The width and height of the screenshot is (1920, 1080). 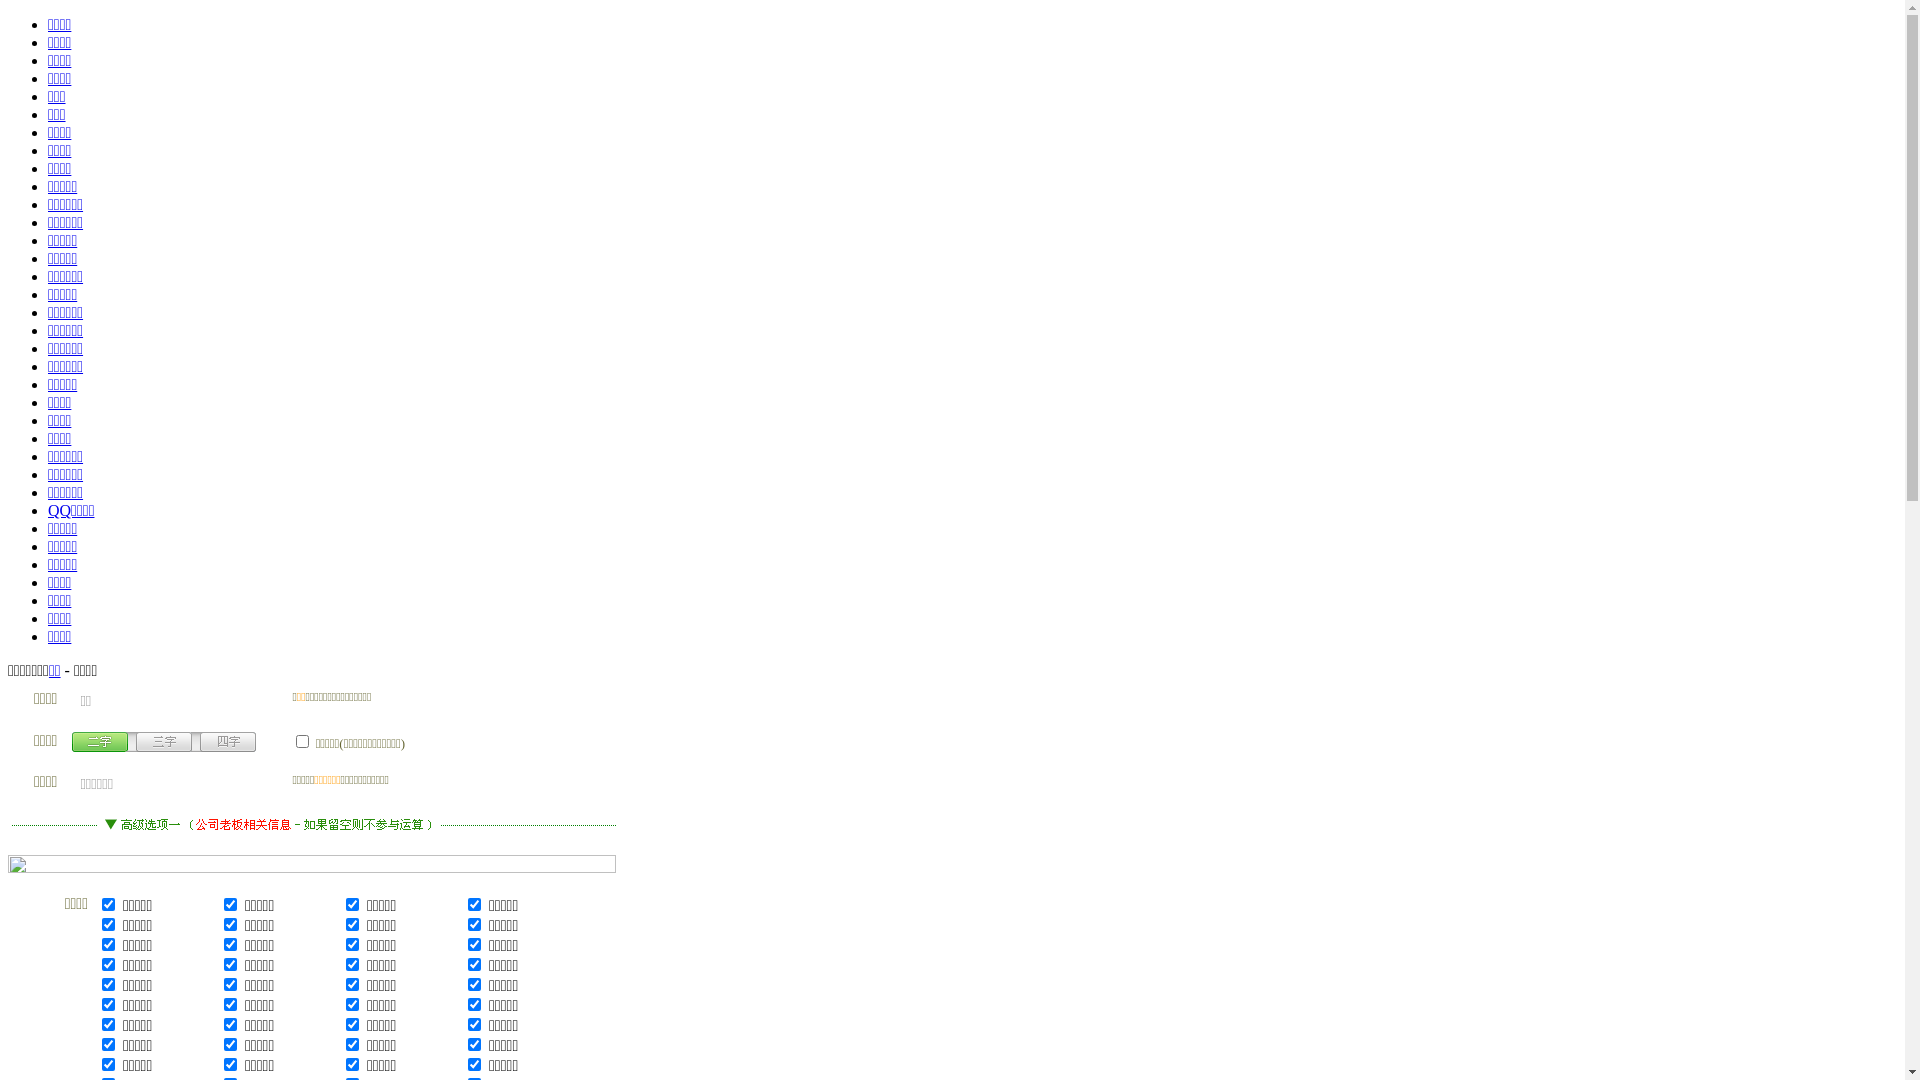 What do you see at coordinates (301, 741) in the screenshot?
I see `'on'` at bounding box center [301, 741].